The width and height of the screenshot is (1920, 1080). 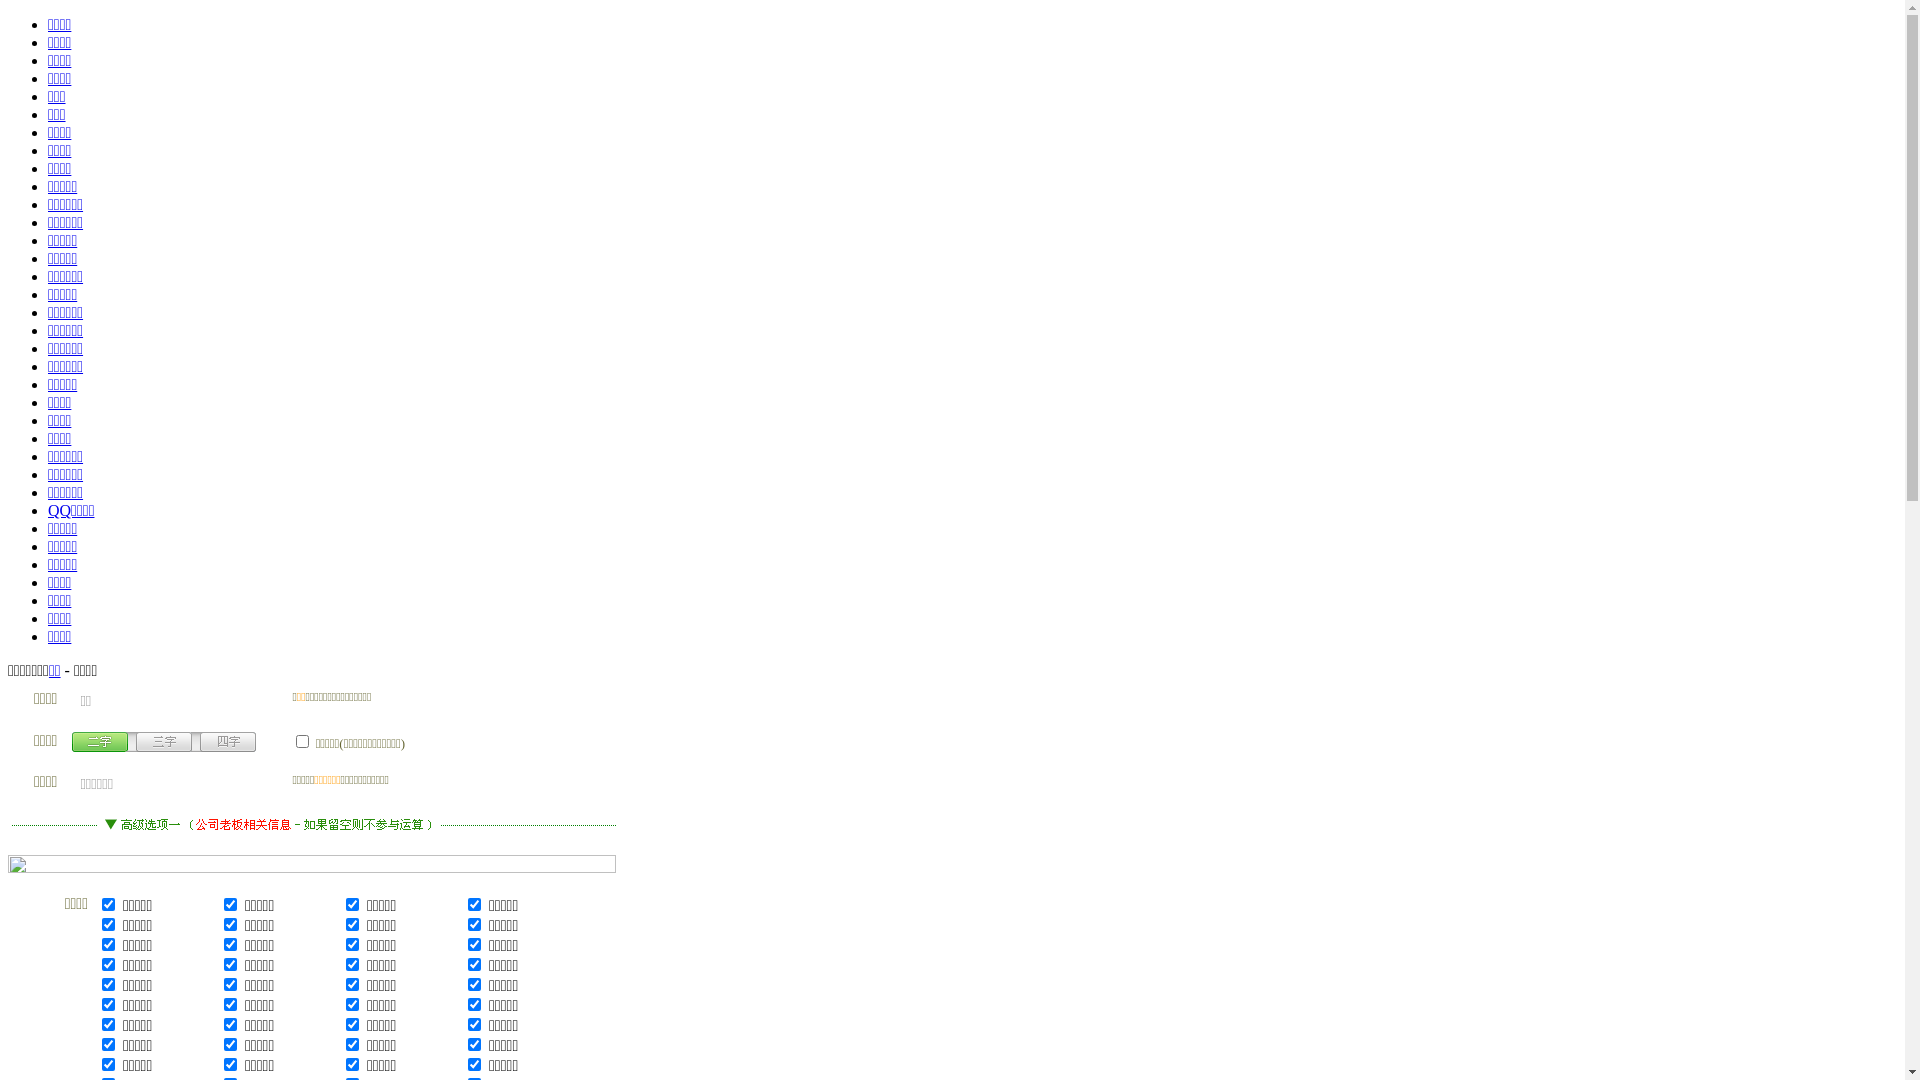 What do you see at coordinates (301, 741) in the screenshot?
I see `'on'` at bounding box center [301, 741].